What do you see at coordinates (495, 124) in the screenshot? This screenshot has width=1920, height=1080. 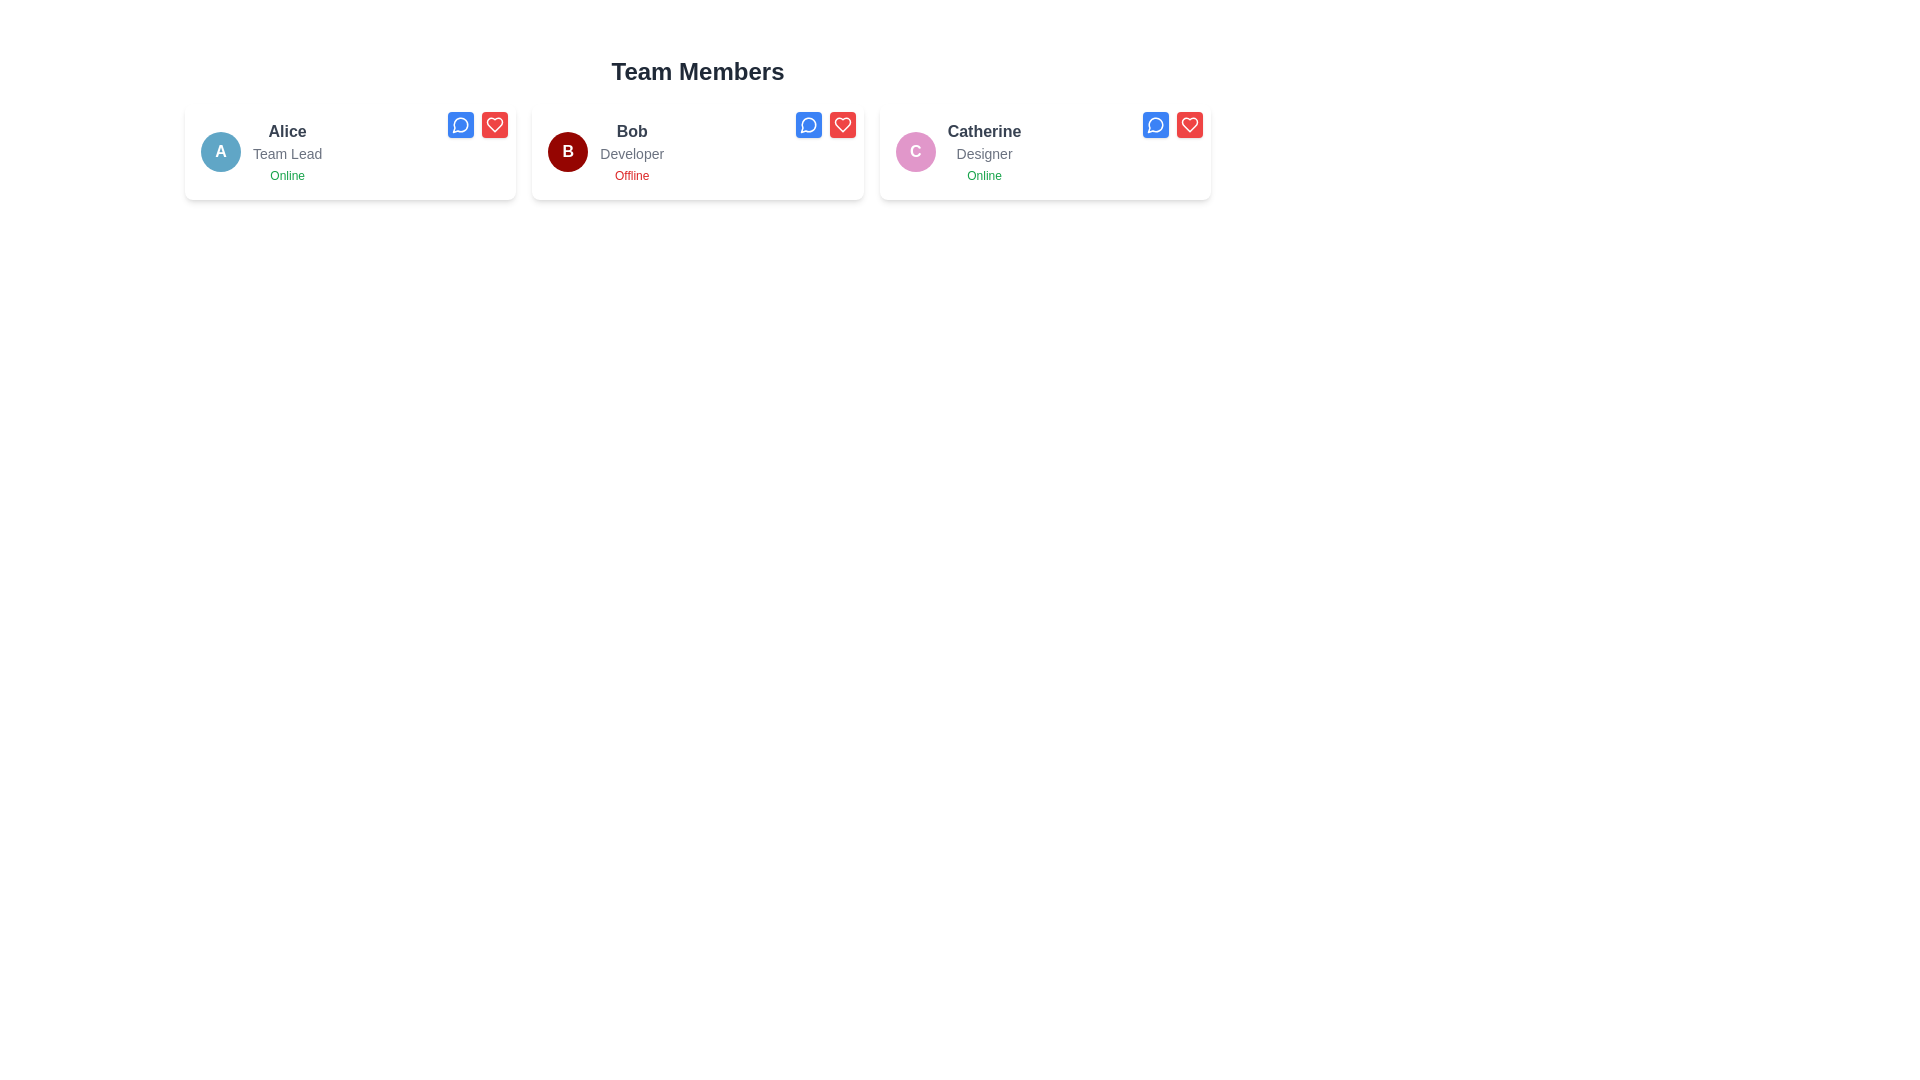 I see `the heart-shaped button with a red background located in the top-right corner of the card for 'Alice - Team Lead - Online'` at bounding box center [495, 124].